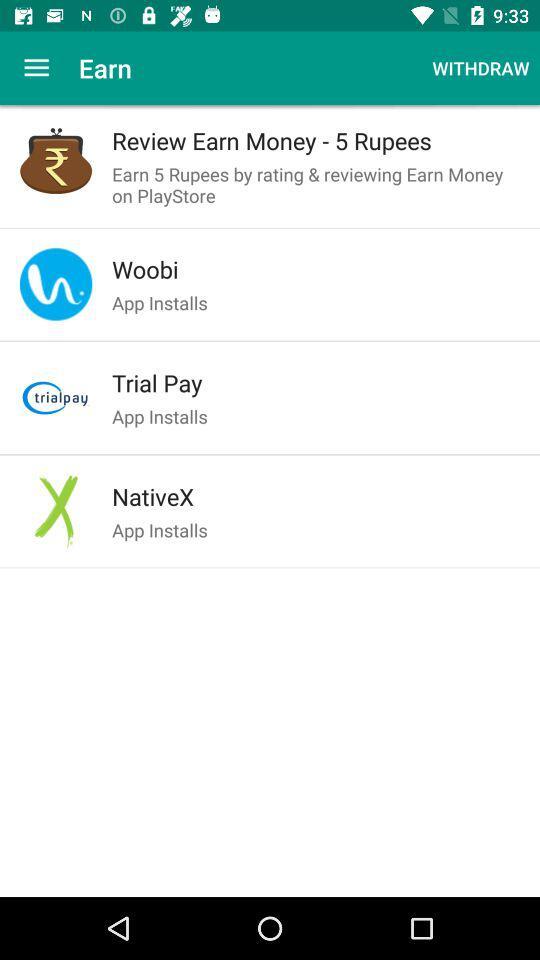  I want to click on item below app installs item, so click(316, 382).